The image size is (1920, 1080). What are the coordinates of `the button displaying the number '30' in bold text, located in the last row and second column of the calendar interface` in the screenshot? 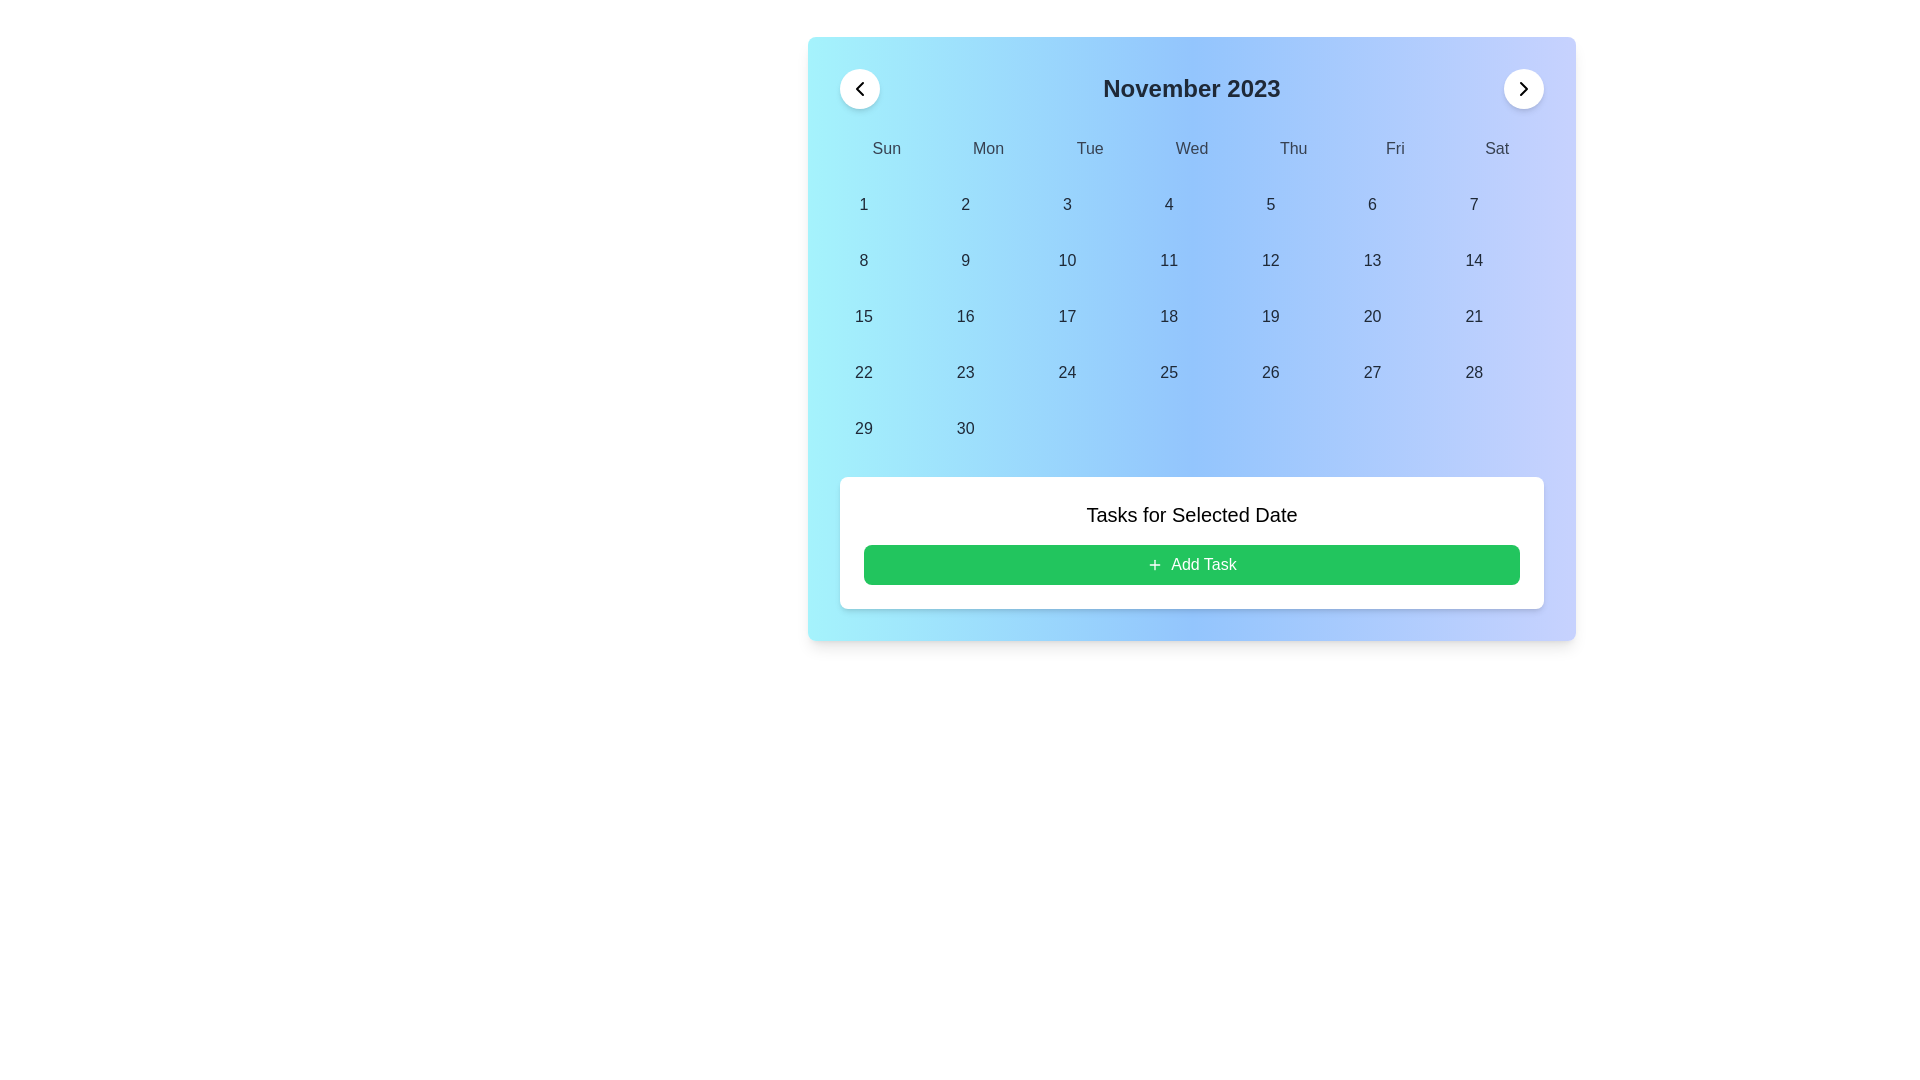 It's located at (965, 427).